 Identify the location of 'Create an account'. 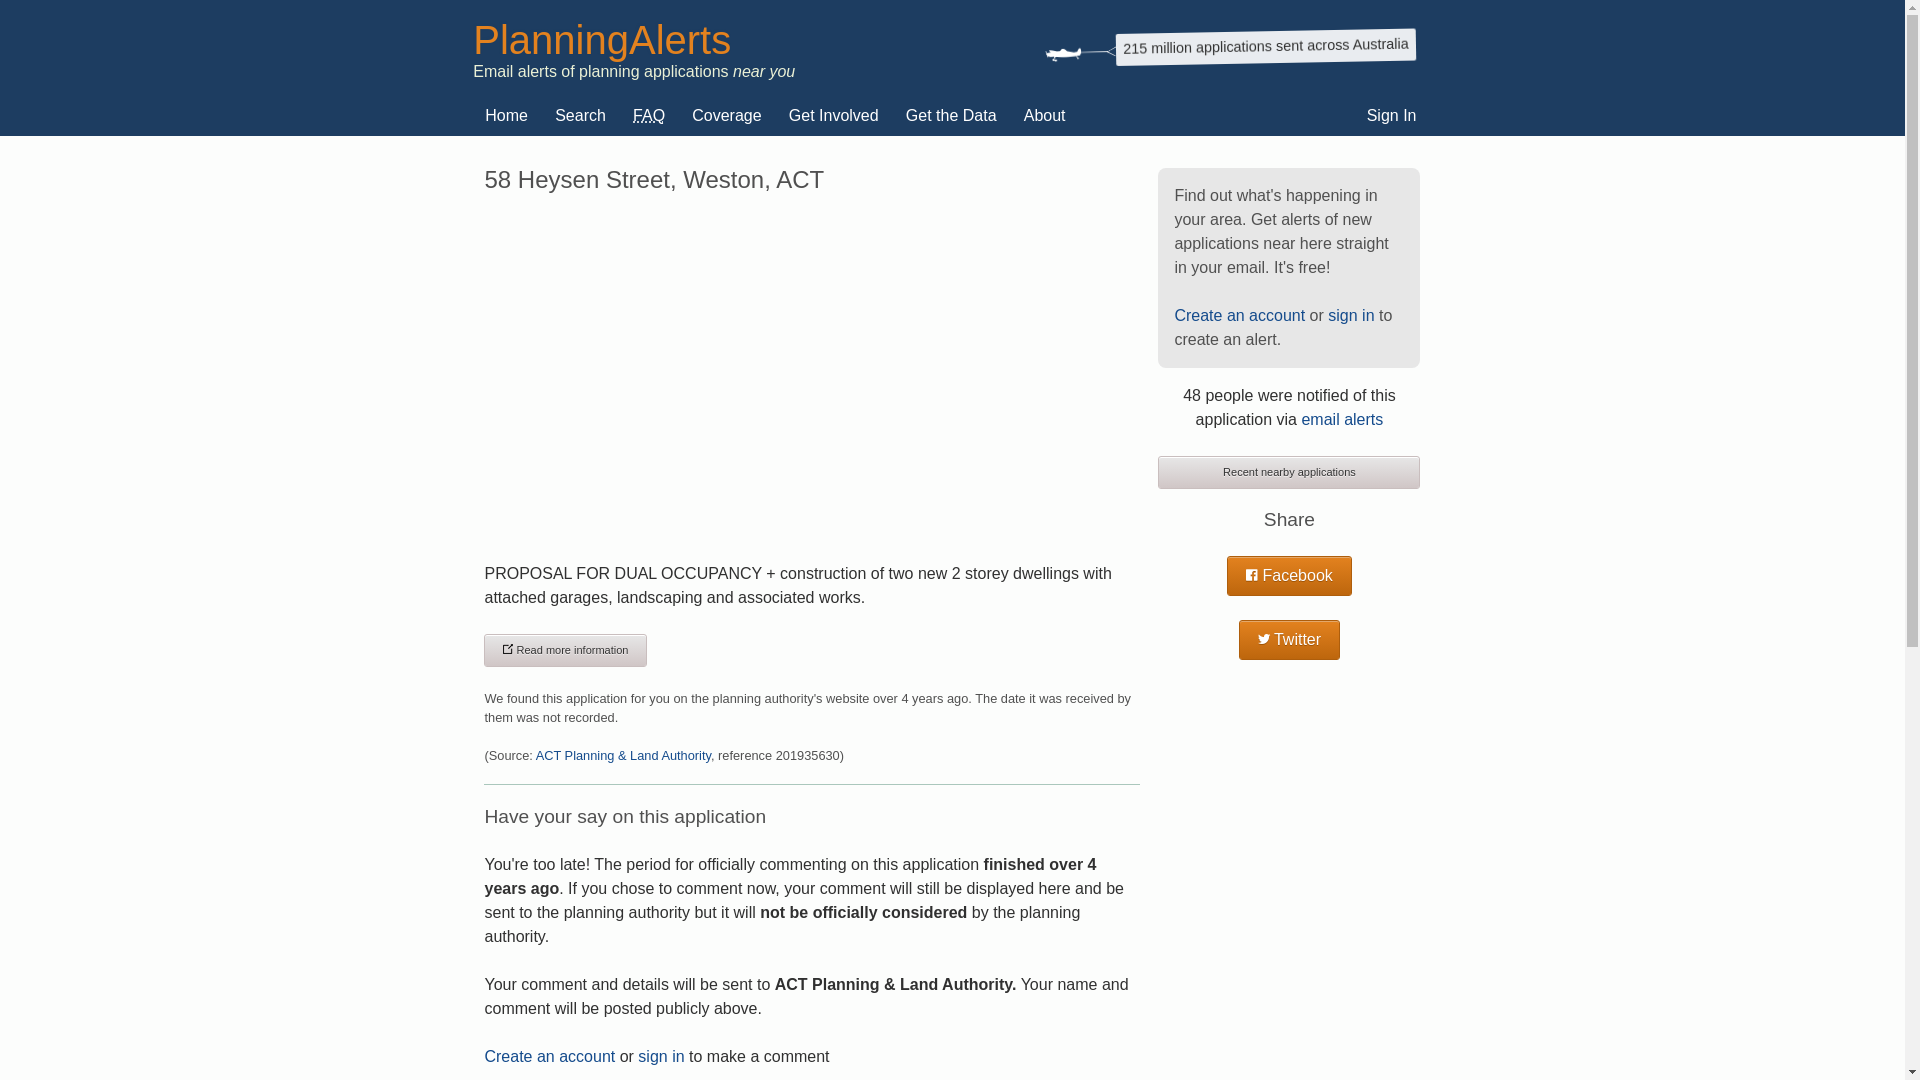
(1238, 315).